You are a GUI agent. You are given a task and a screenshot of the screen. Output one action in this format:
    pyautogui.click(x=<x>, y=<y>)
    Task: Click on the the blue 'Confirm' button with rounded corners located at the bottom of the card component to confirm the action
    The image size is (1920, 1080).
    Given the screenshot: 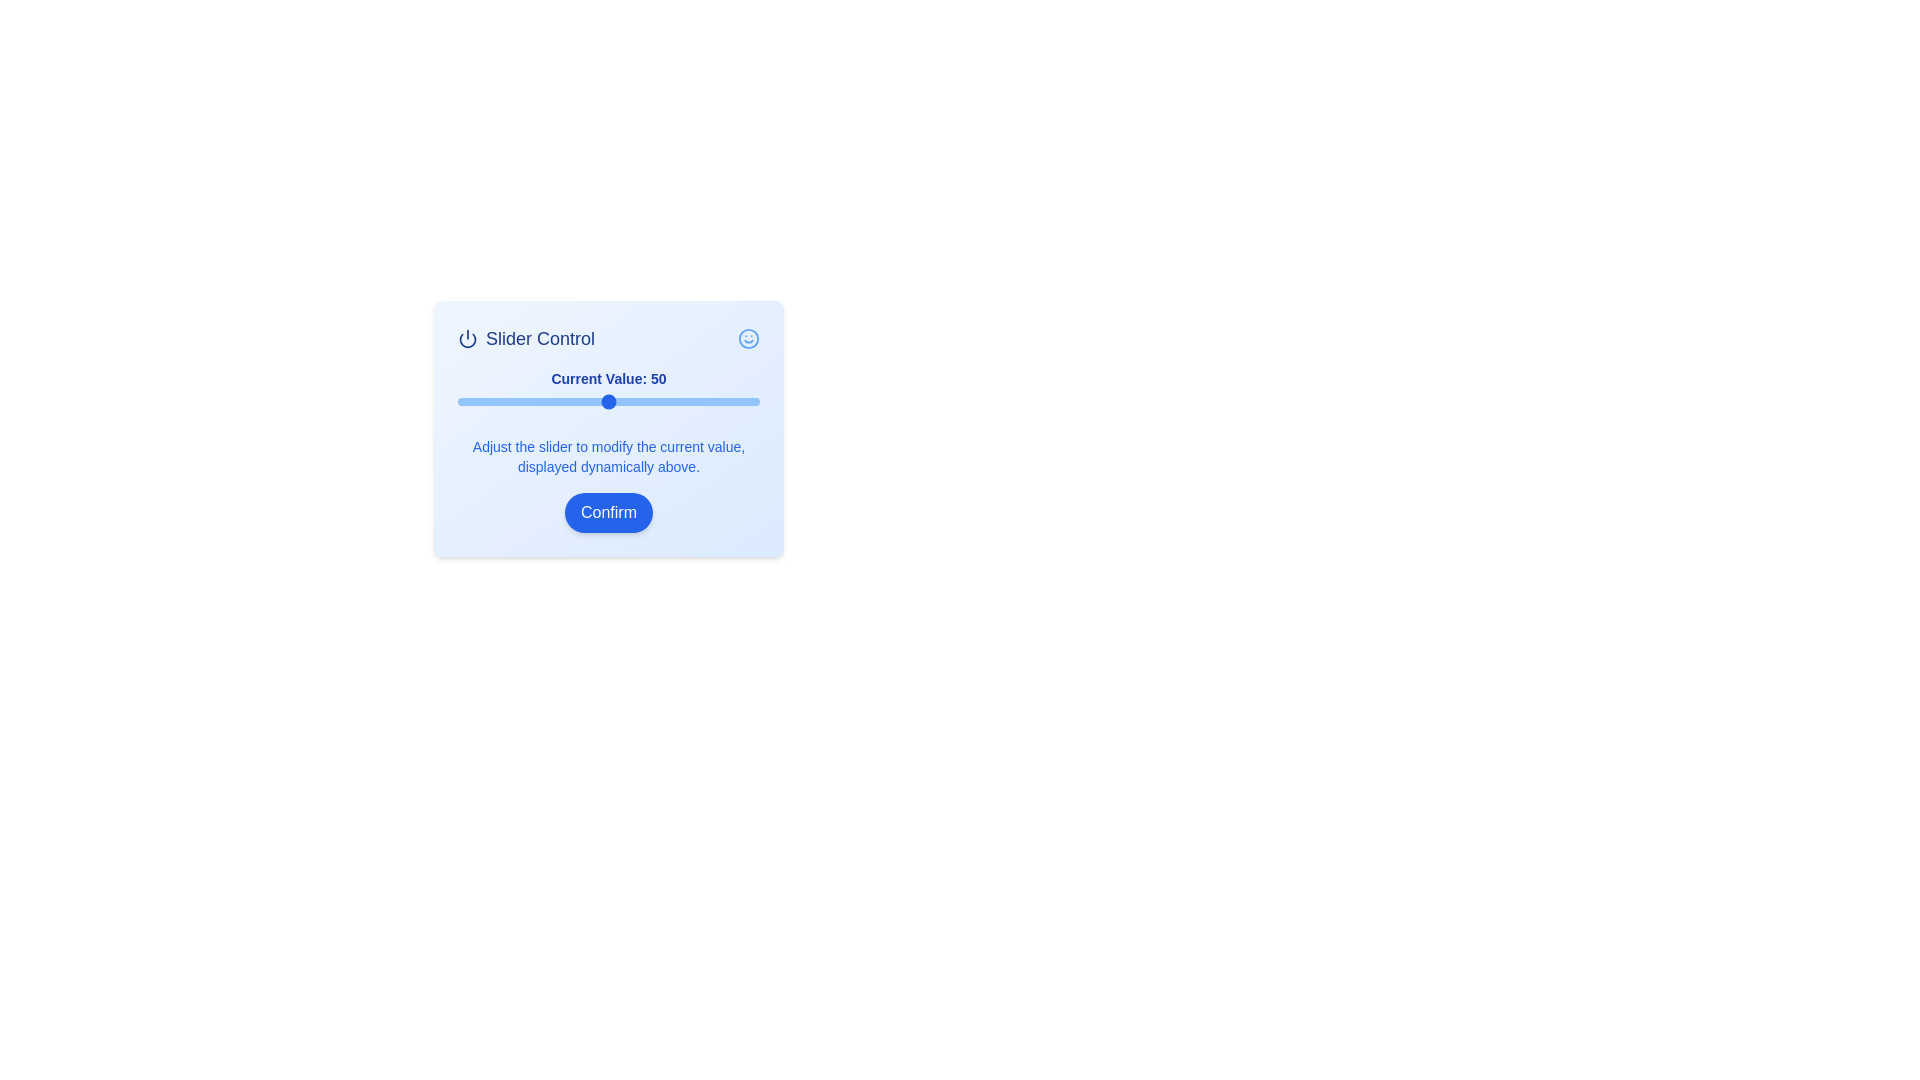 What is the action you would take?
    pyautogui.click(x=608, y=512)
    